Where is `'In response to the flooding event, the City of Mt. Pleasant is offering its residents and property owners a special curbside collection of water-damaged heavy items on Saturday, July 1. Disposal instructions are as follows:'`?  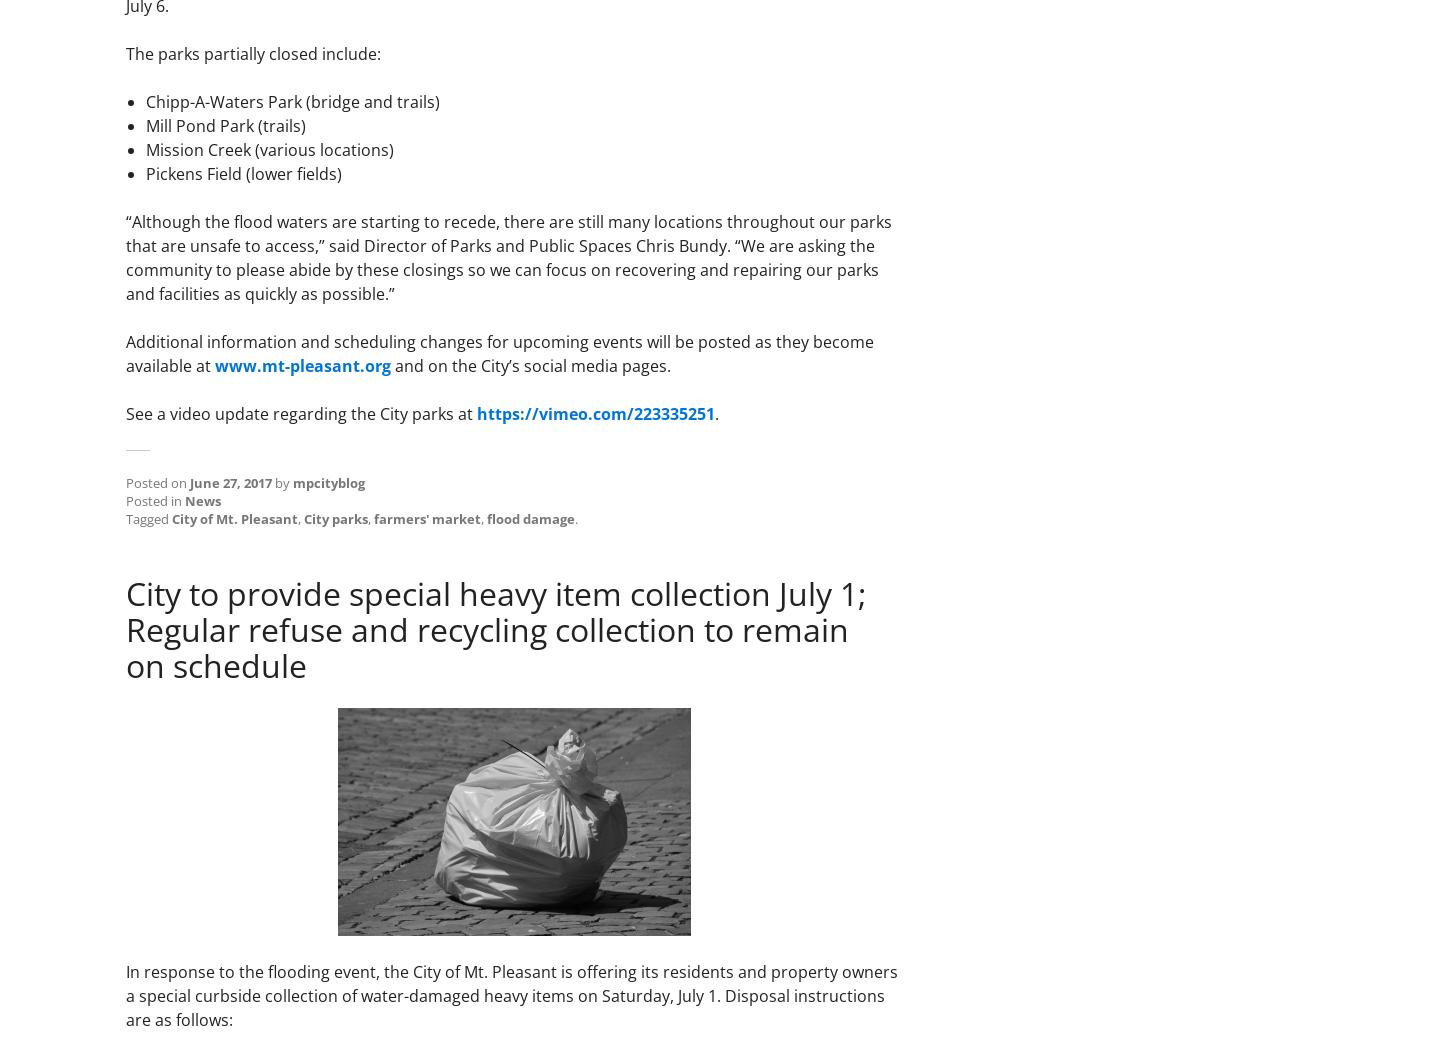
'In response to the flooding event, the City of Mt. Pleasant is offering its residents and property owners a special curbside collection of water-damaged heavy items on Saturday, July 1. Disposal instructions are as follows:' is located at coordinates (124, 995).